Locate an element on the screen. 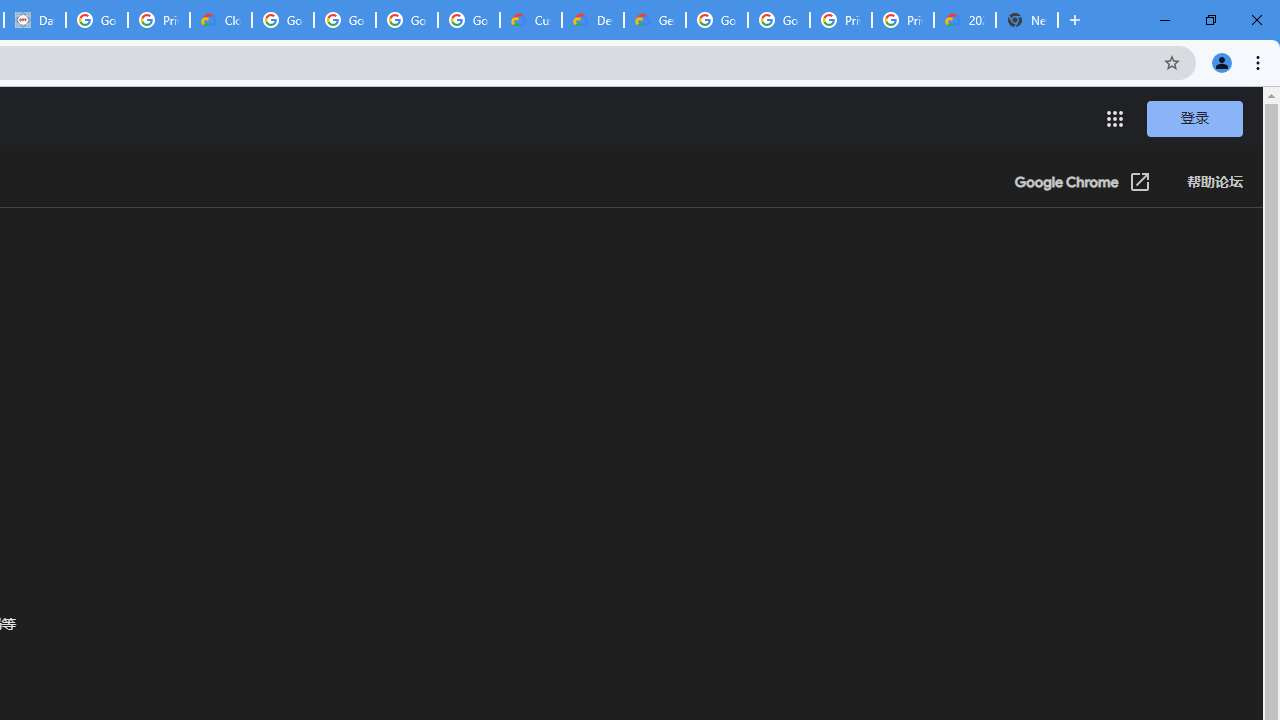 The height and width of the screenshot is (720, 1280). 'Minimize' is located at coordinates (1165, 20).